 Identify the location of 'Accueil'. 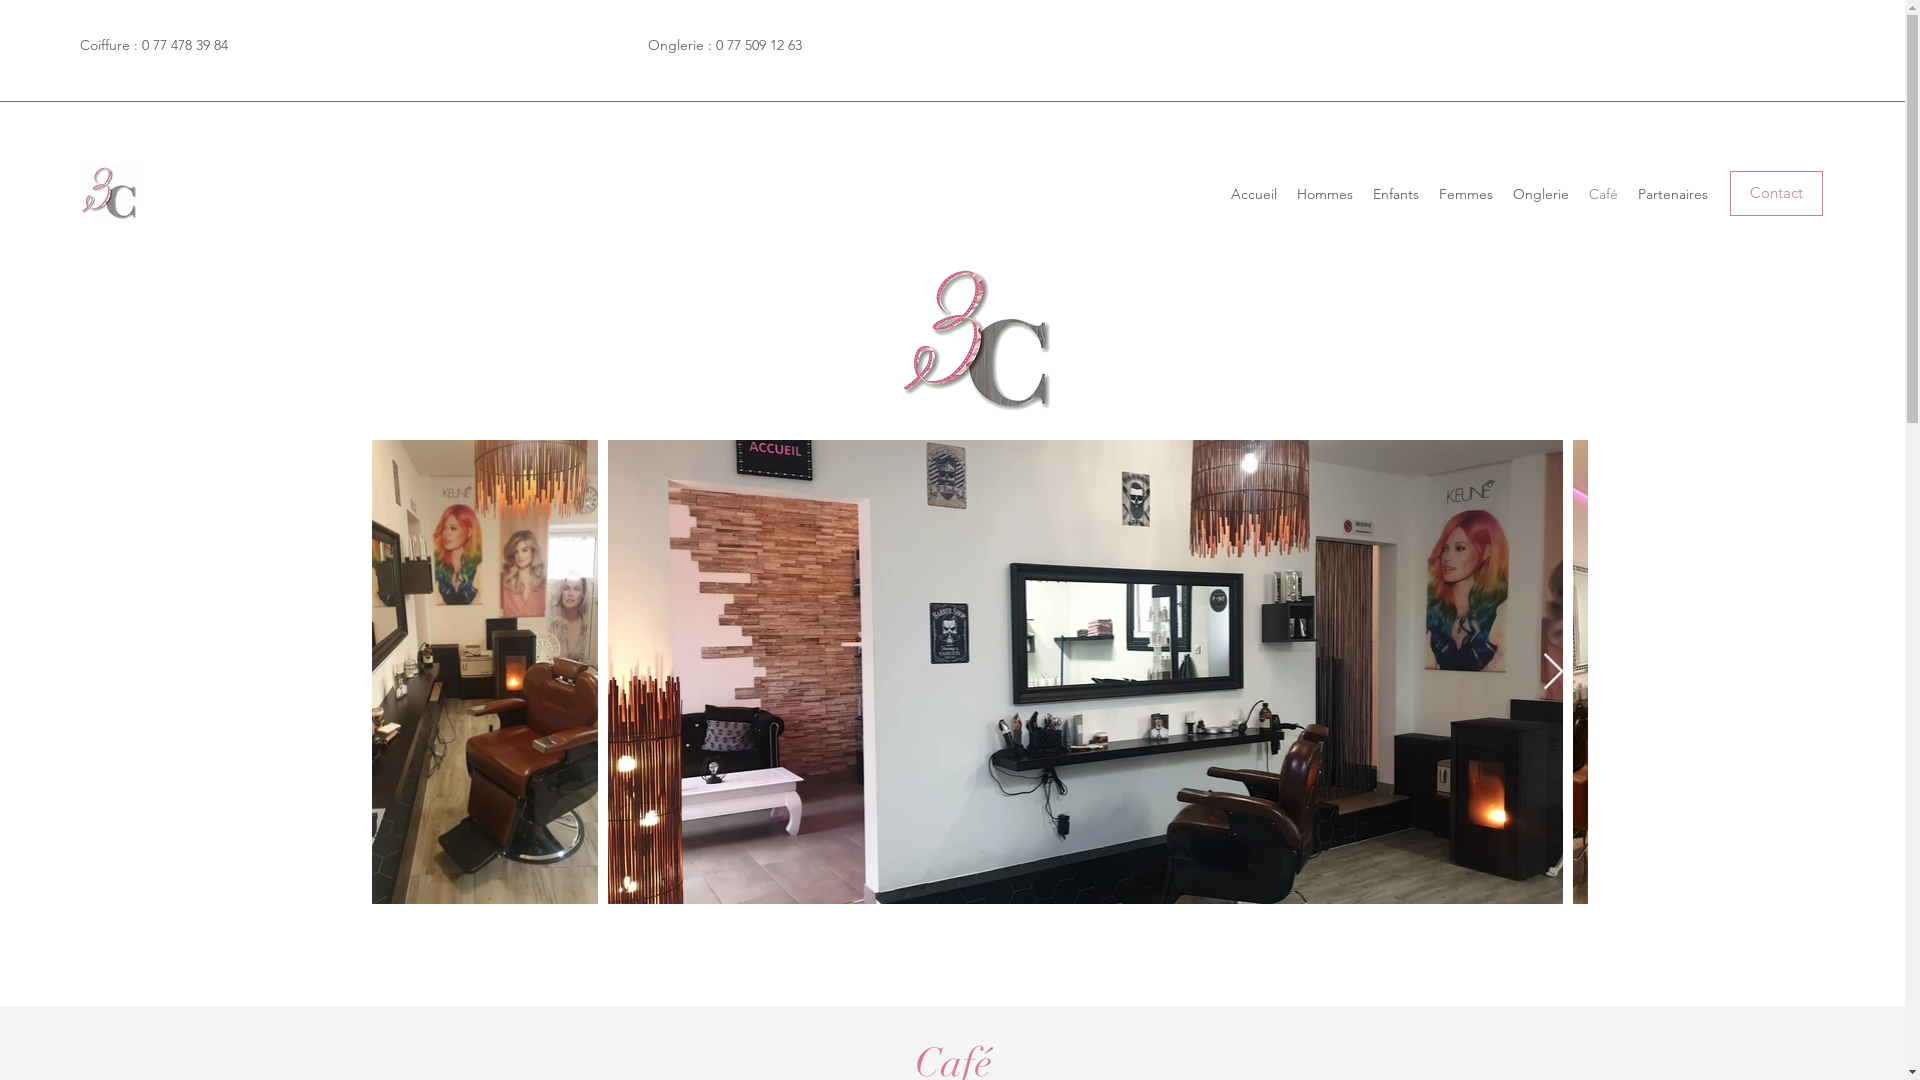
(1252, 193).